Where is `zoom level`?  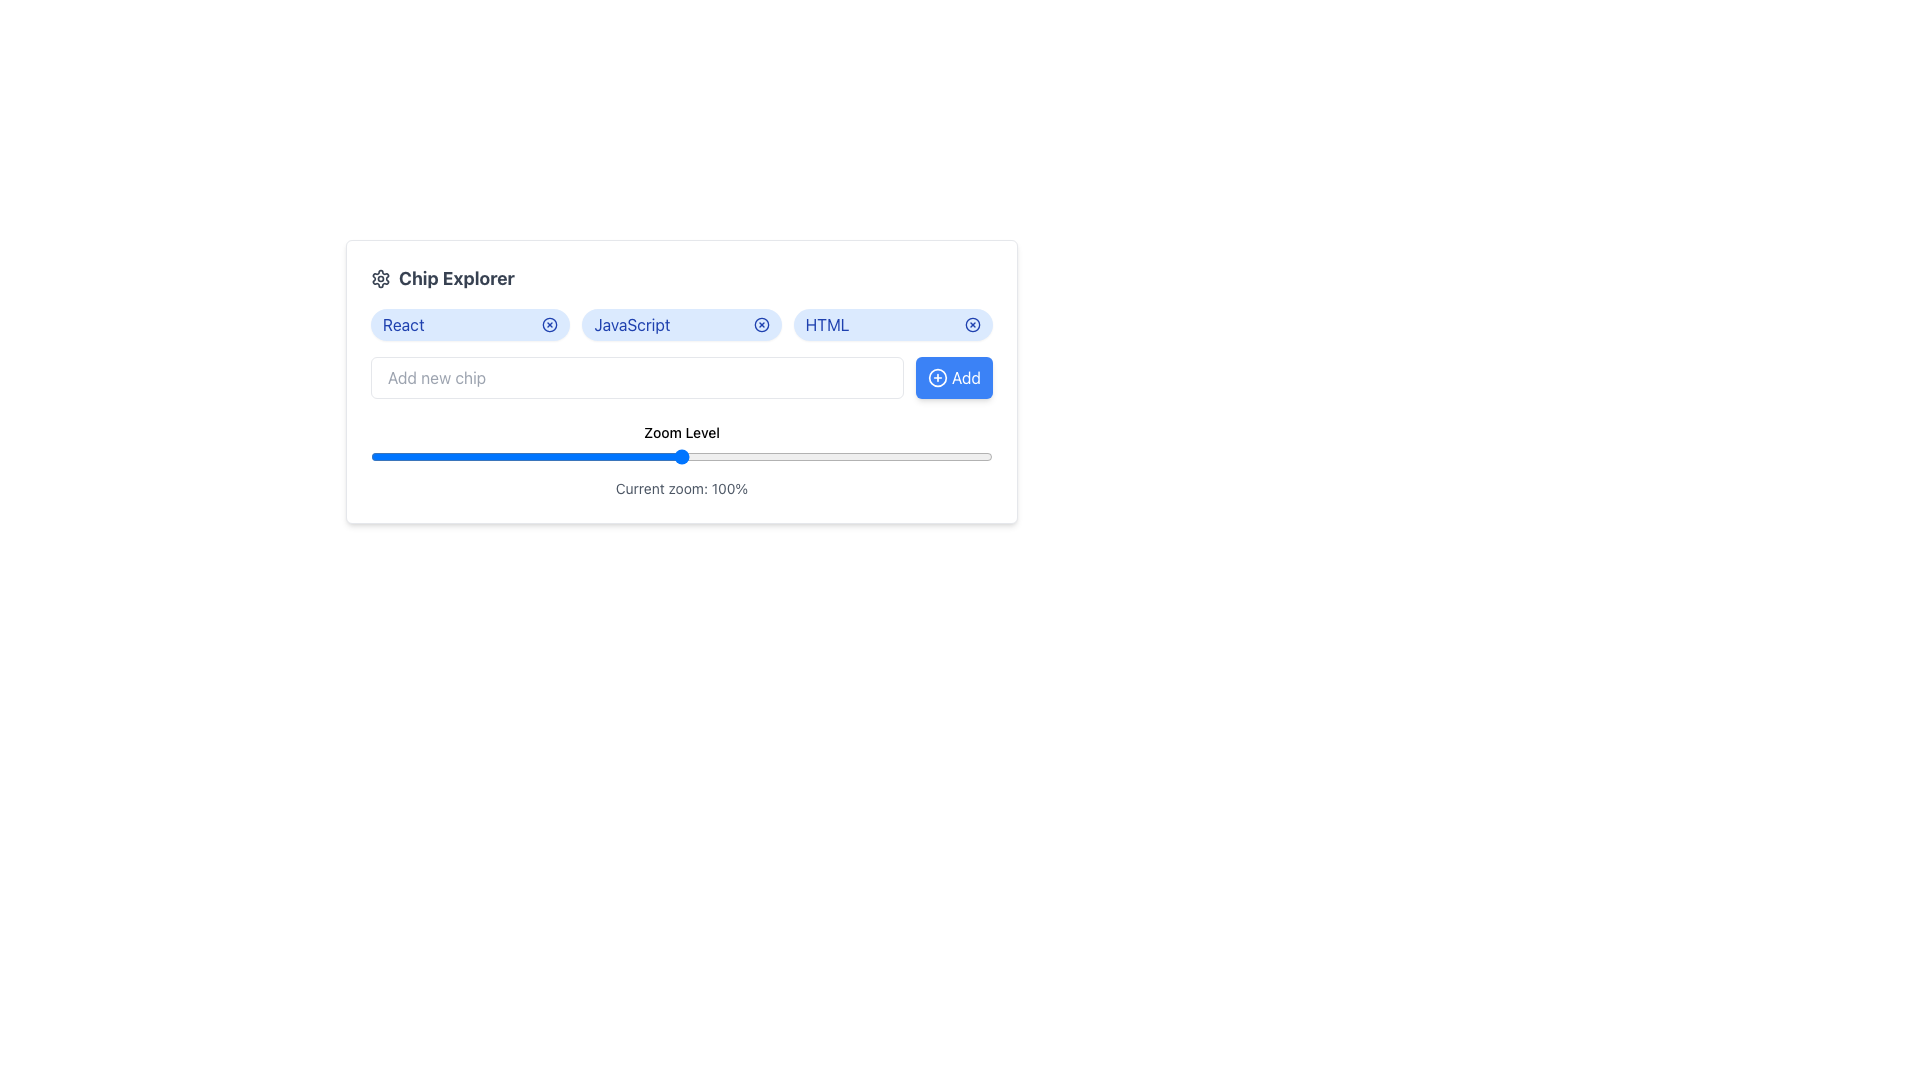
zoom level is located at coordinates (675, 456).